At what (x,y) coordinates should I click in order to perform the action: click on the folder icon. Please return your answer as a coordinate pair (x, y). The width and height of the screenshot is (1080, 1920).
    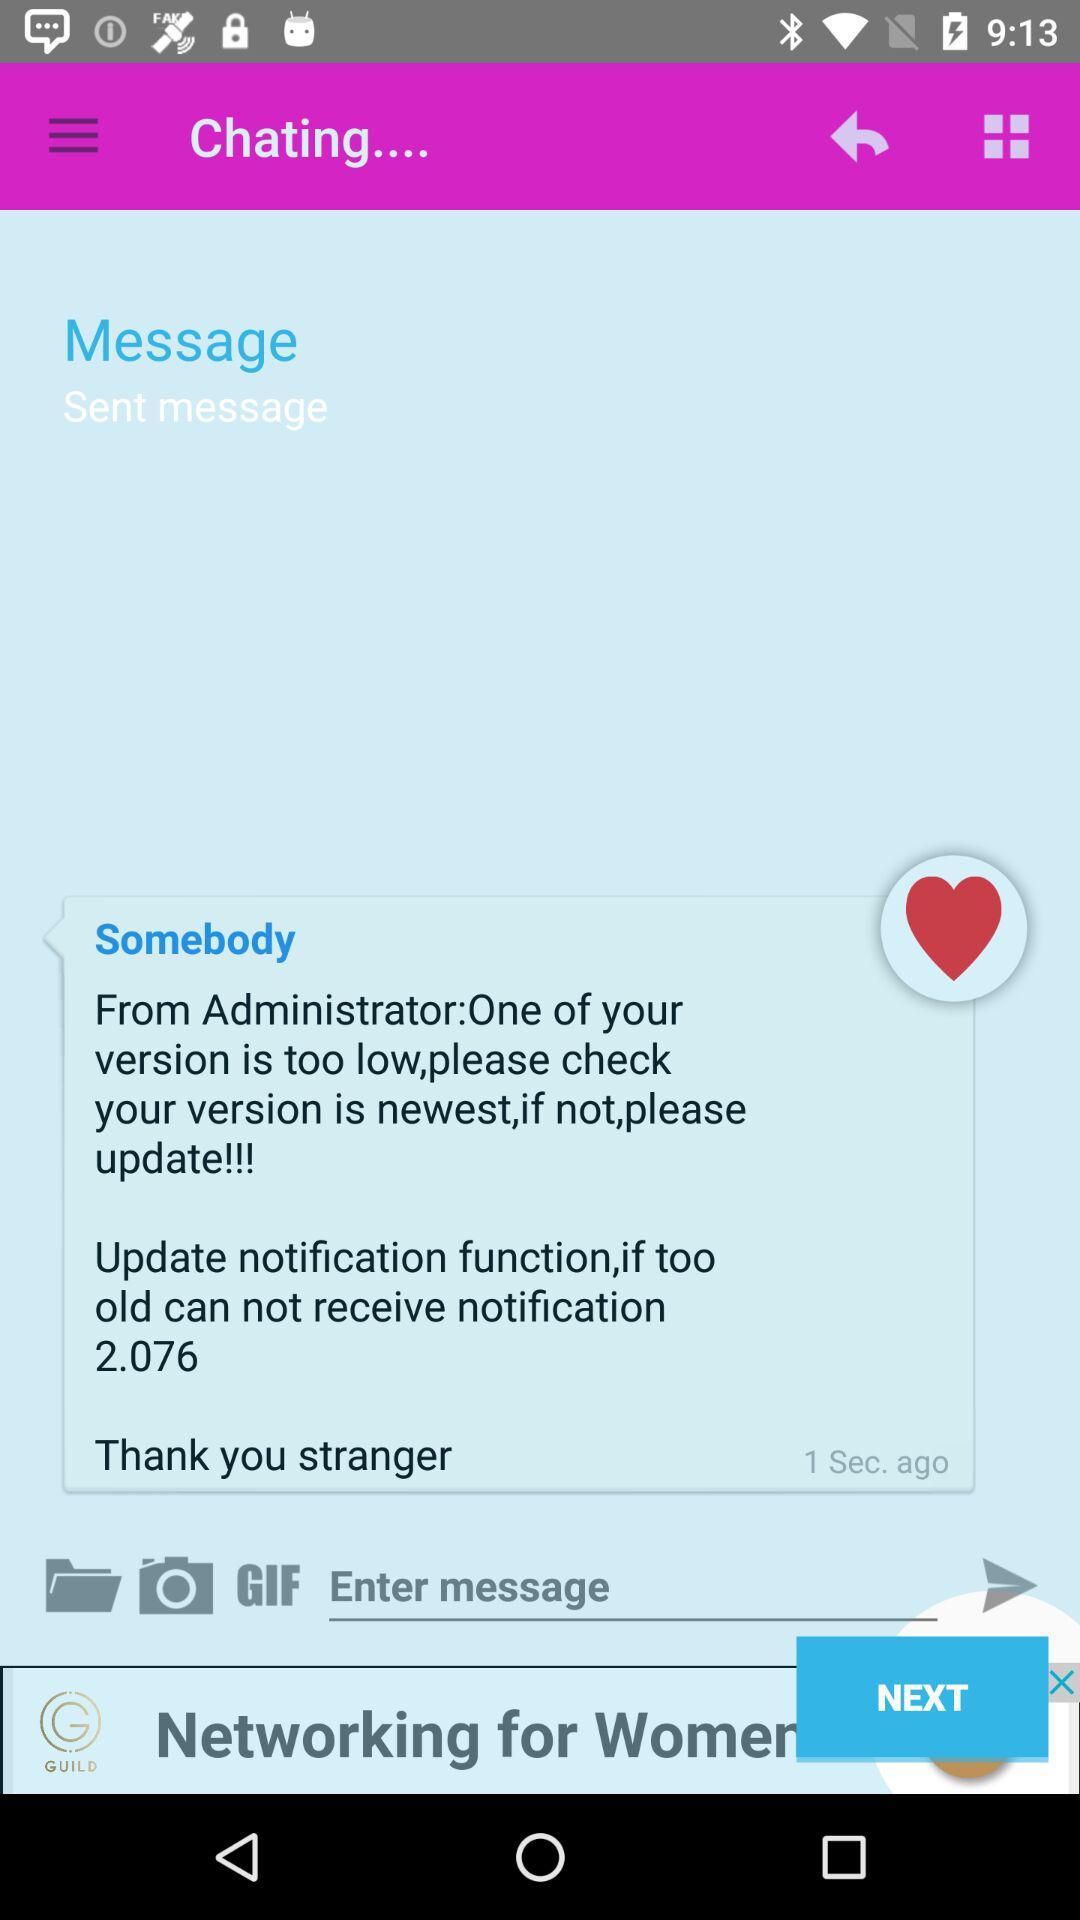
    Looking at the image, I should click on (87, 1584).